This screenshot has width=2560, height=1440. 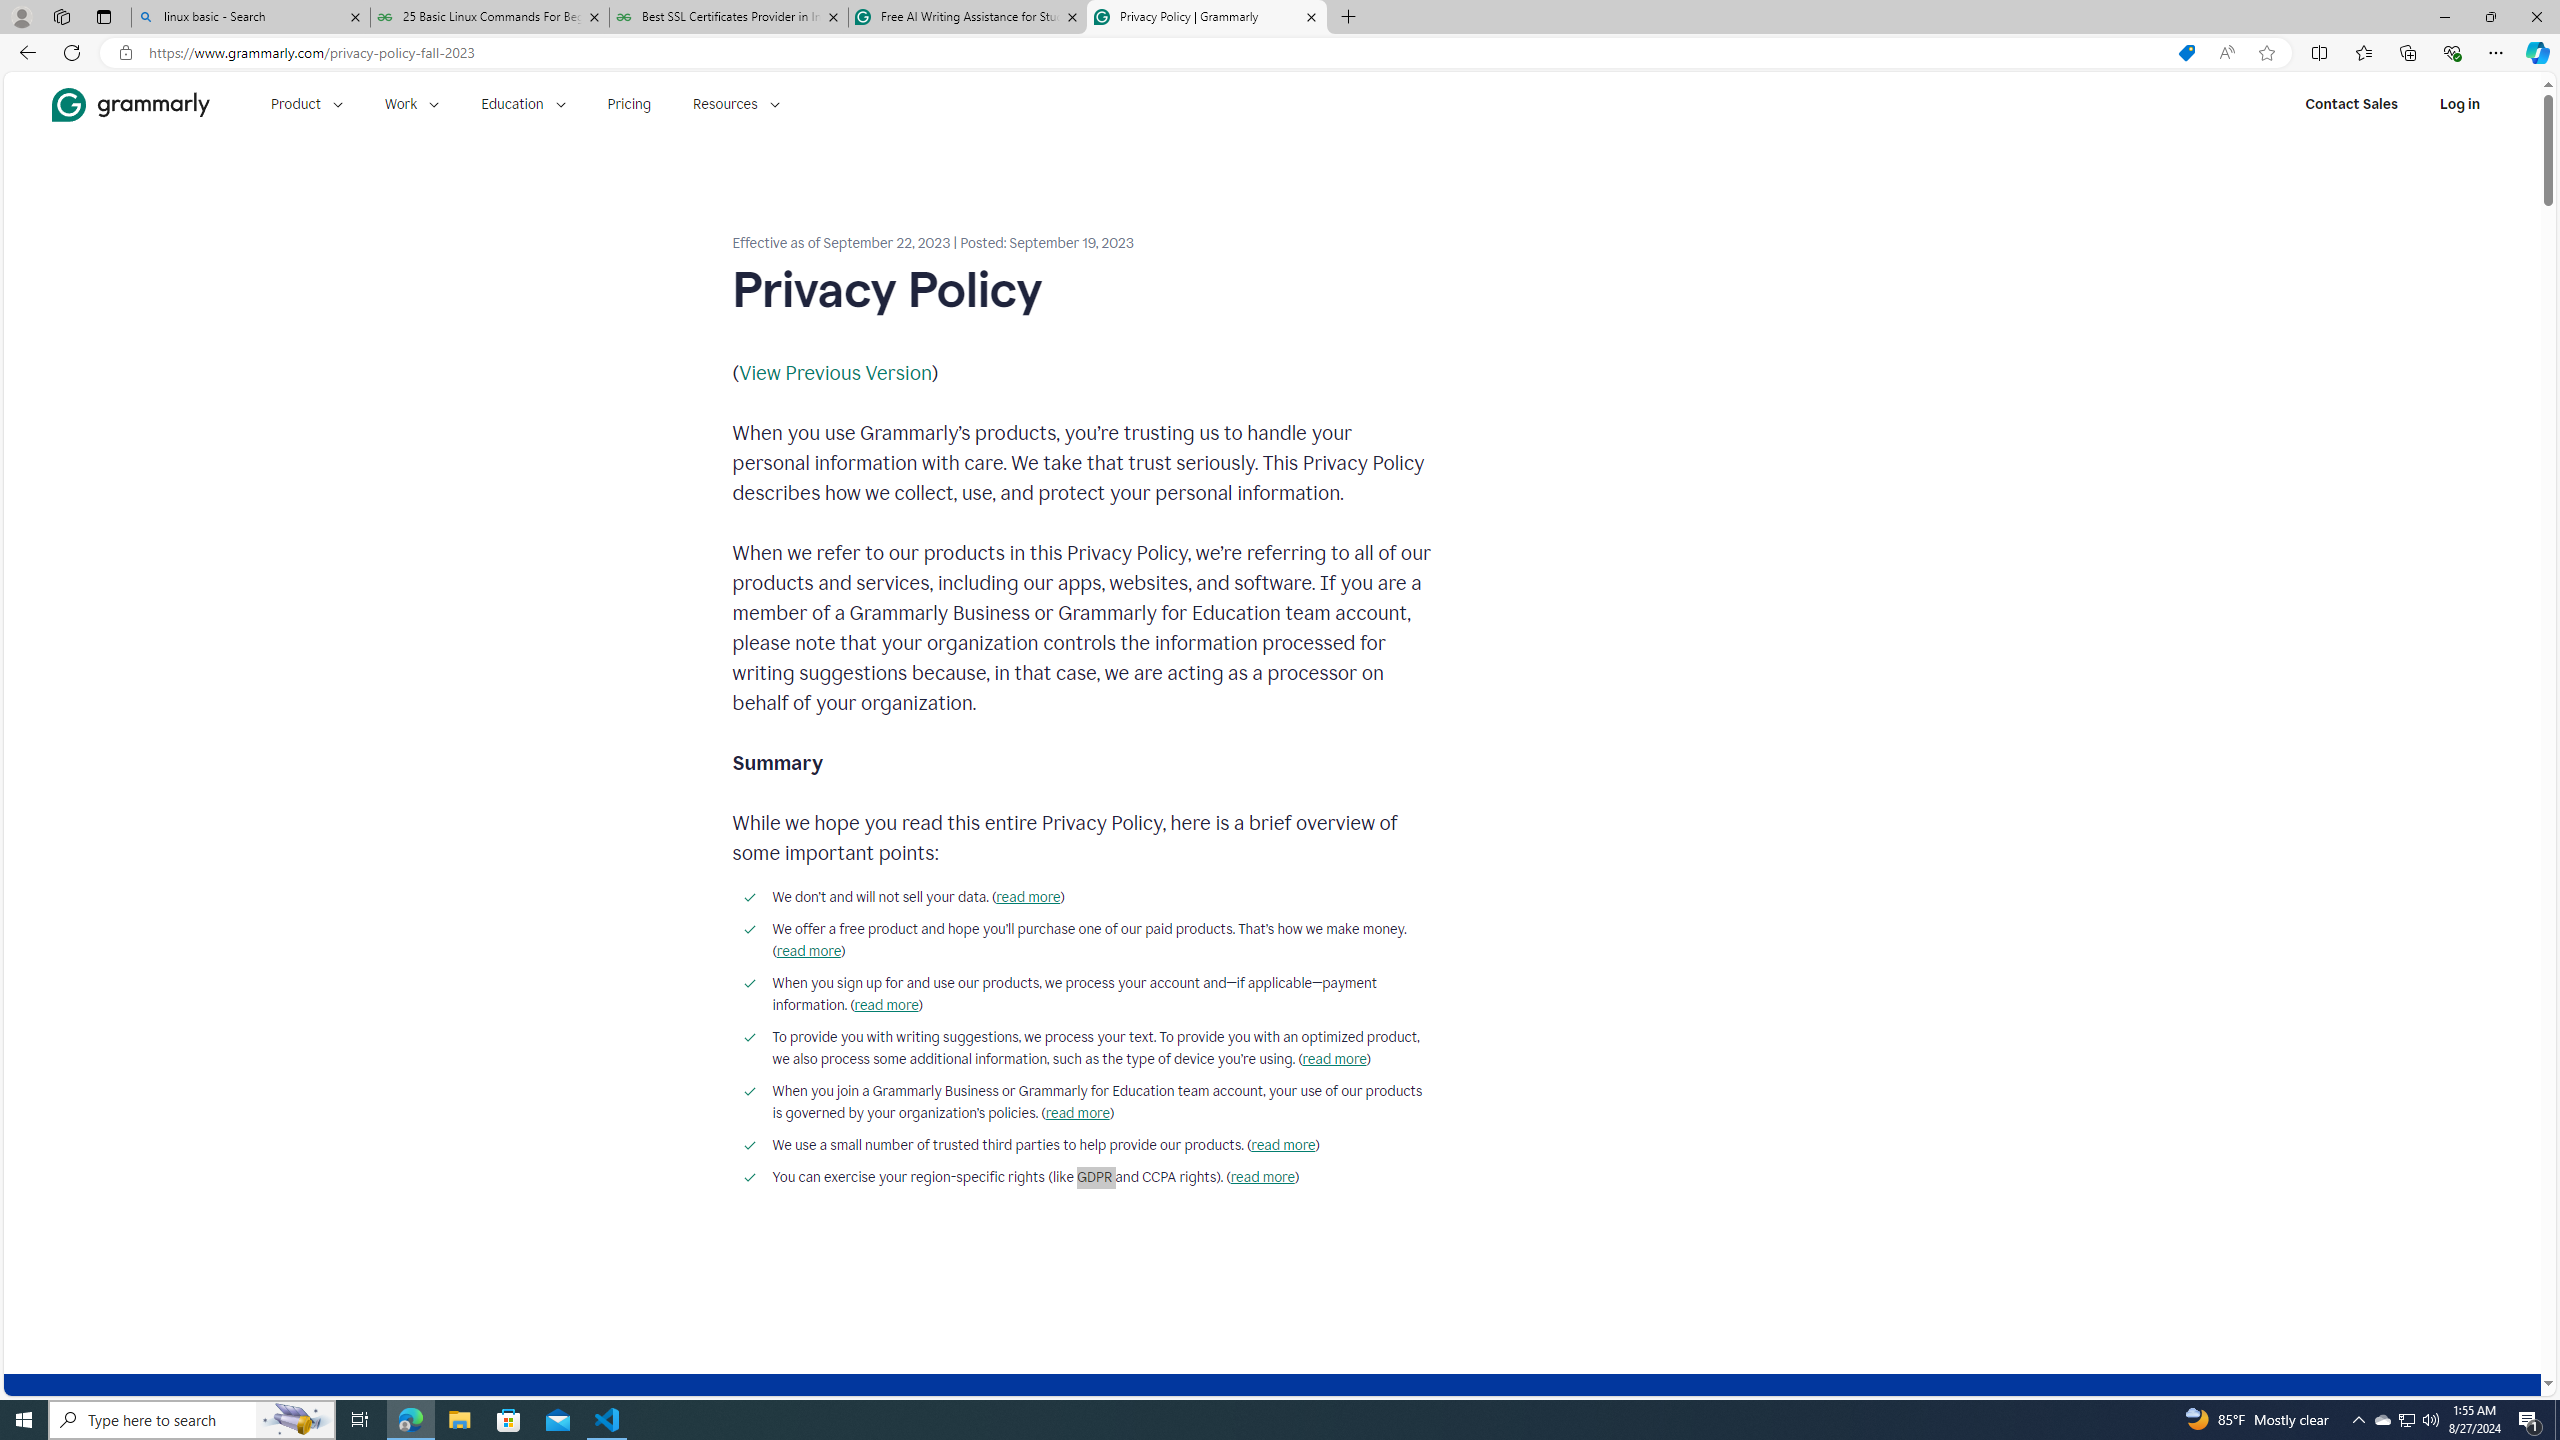 I want to click on '25 Basic Linux Commands For Beginners - GeeksforGeeks', so click(x=488, y=16).